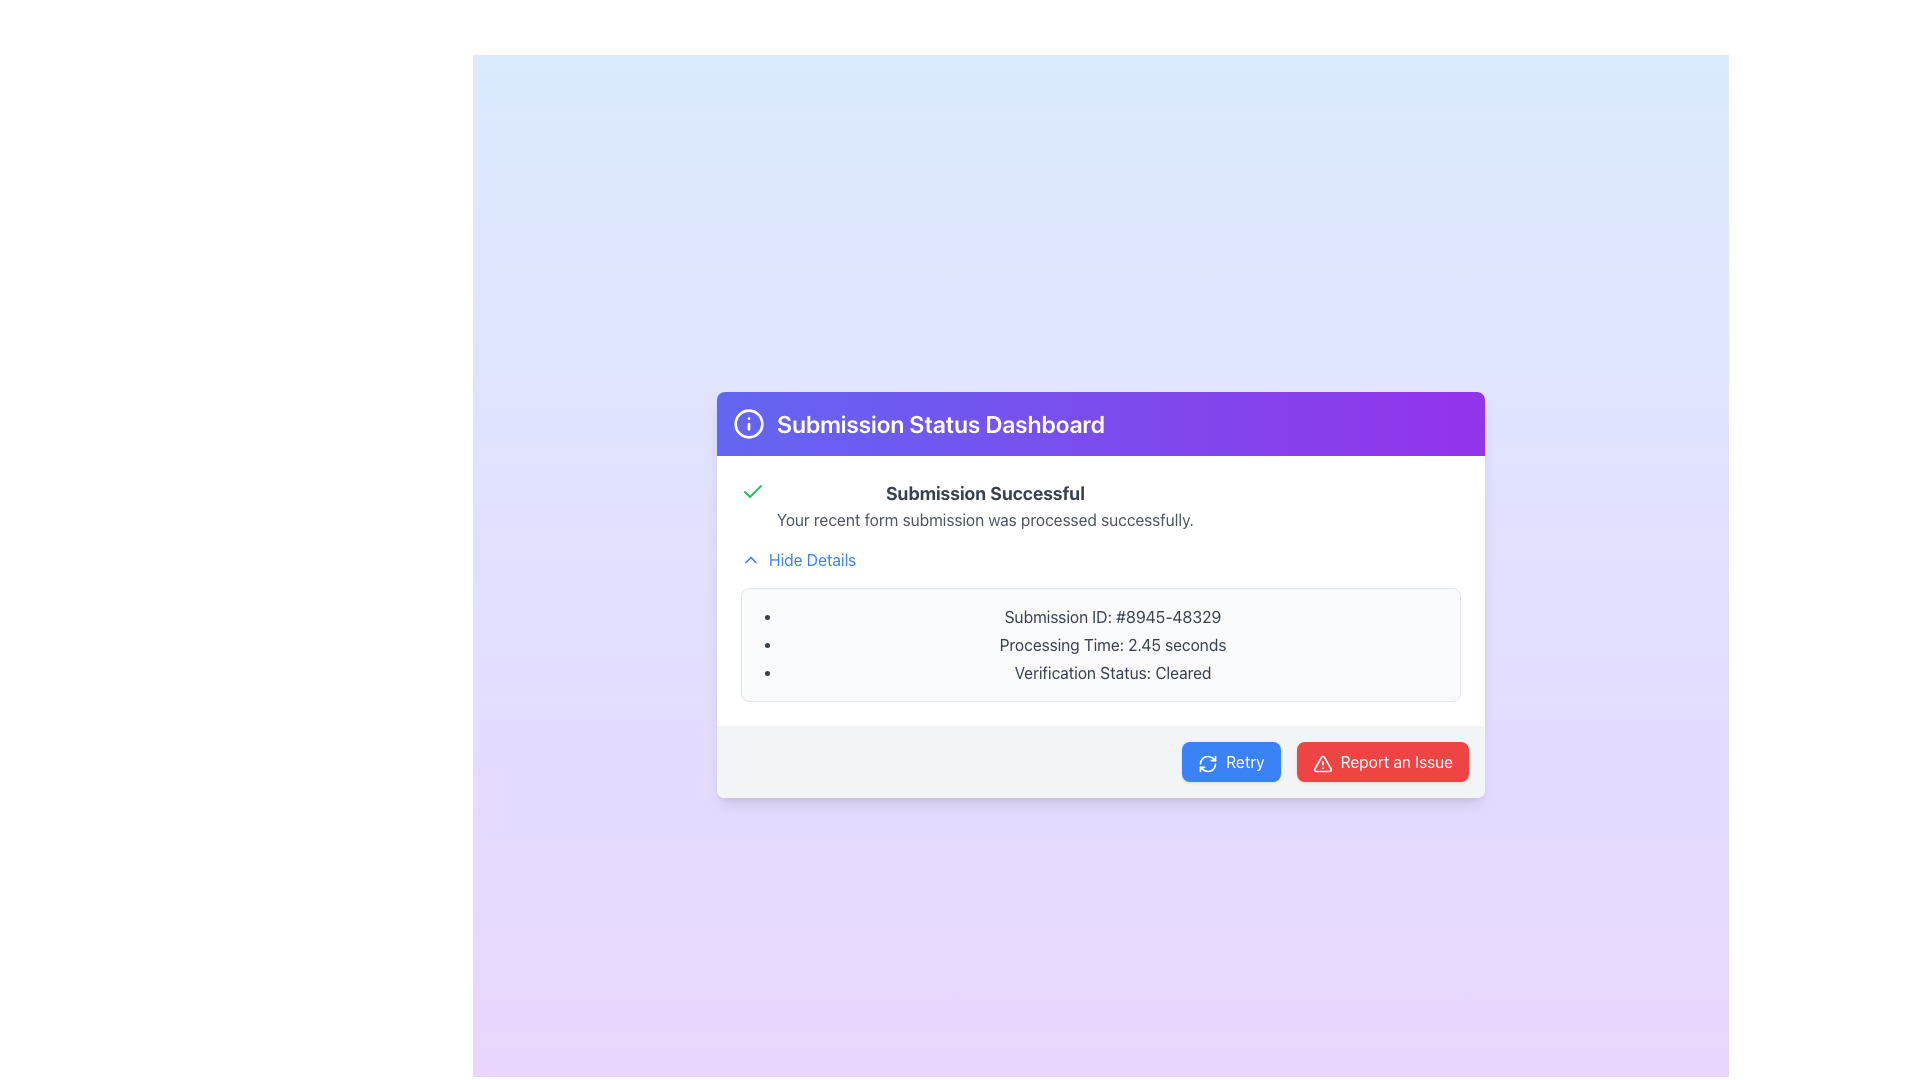  Describe the element at coordinates (749, 559) in the screenshot. I see `the small upward-pointing chevron icon located to the left of the 'Hide Details' text` at that location.